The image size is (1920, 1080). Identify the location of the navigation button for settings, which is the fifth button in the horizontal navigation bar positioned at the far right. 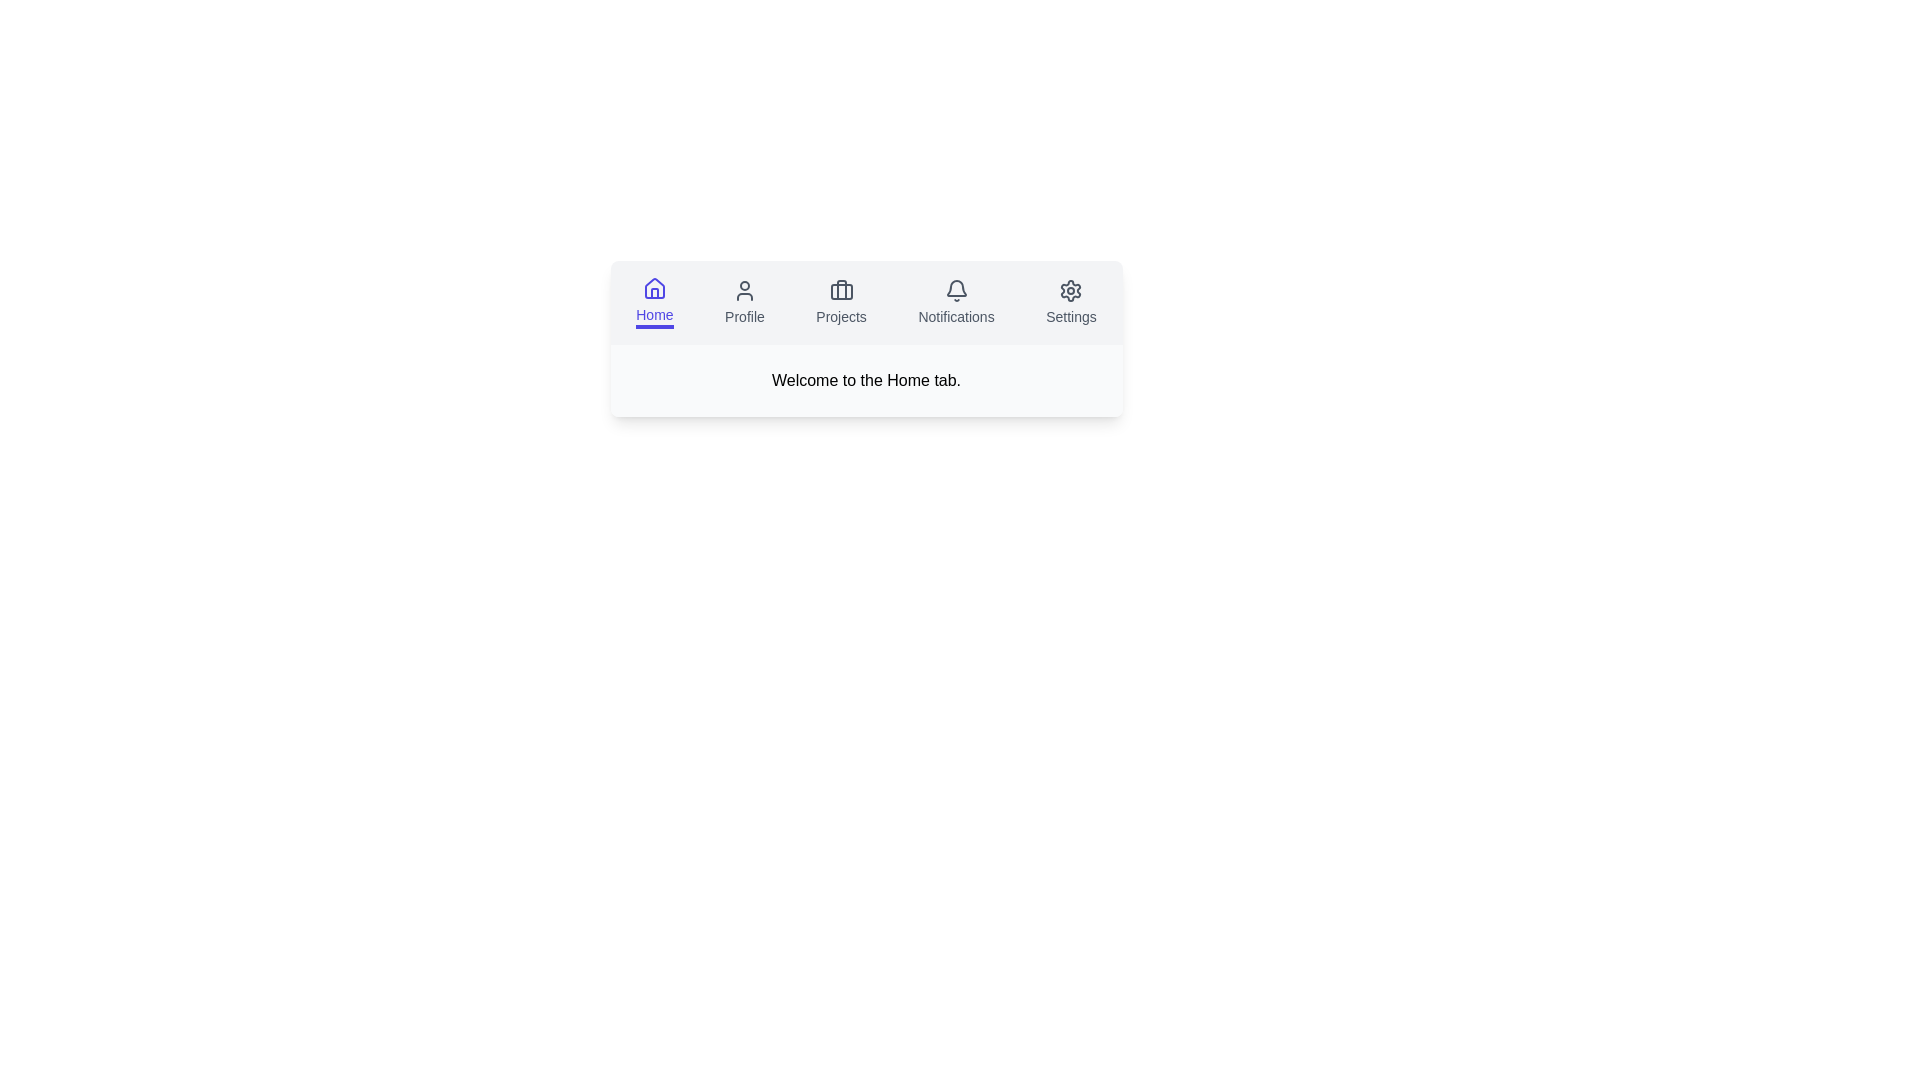
(1070, 303).